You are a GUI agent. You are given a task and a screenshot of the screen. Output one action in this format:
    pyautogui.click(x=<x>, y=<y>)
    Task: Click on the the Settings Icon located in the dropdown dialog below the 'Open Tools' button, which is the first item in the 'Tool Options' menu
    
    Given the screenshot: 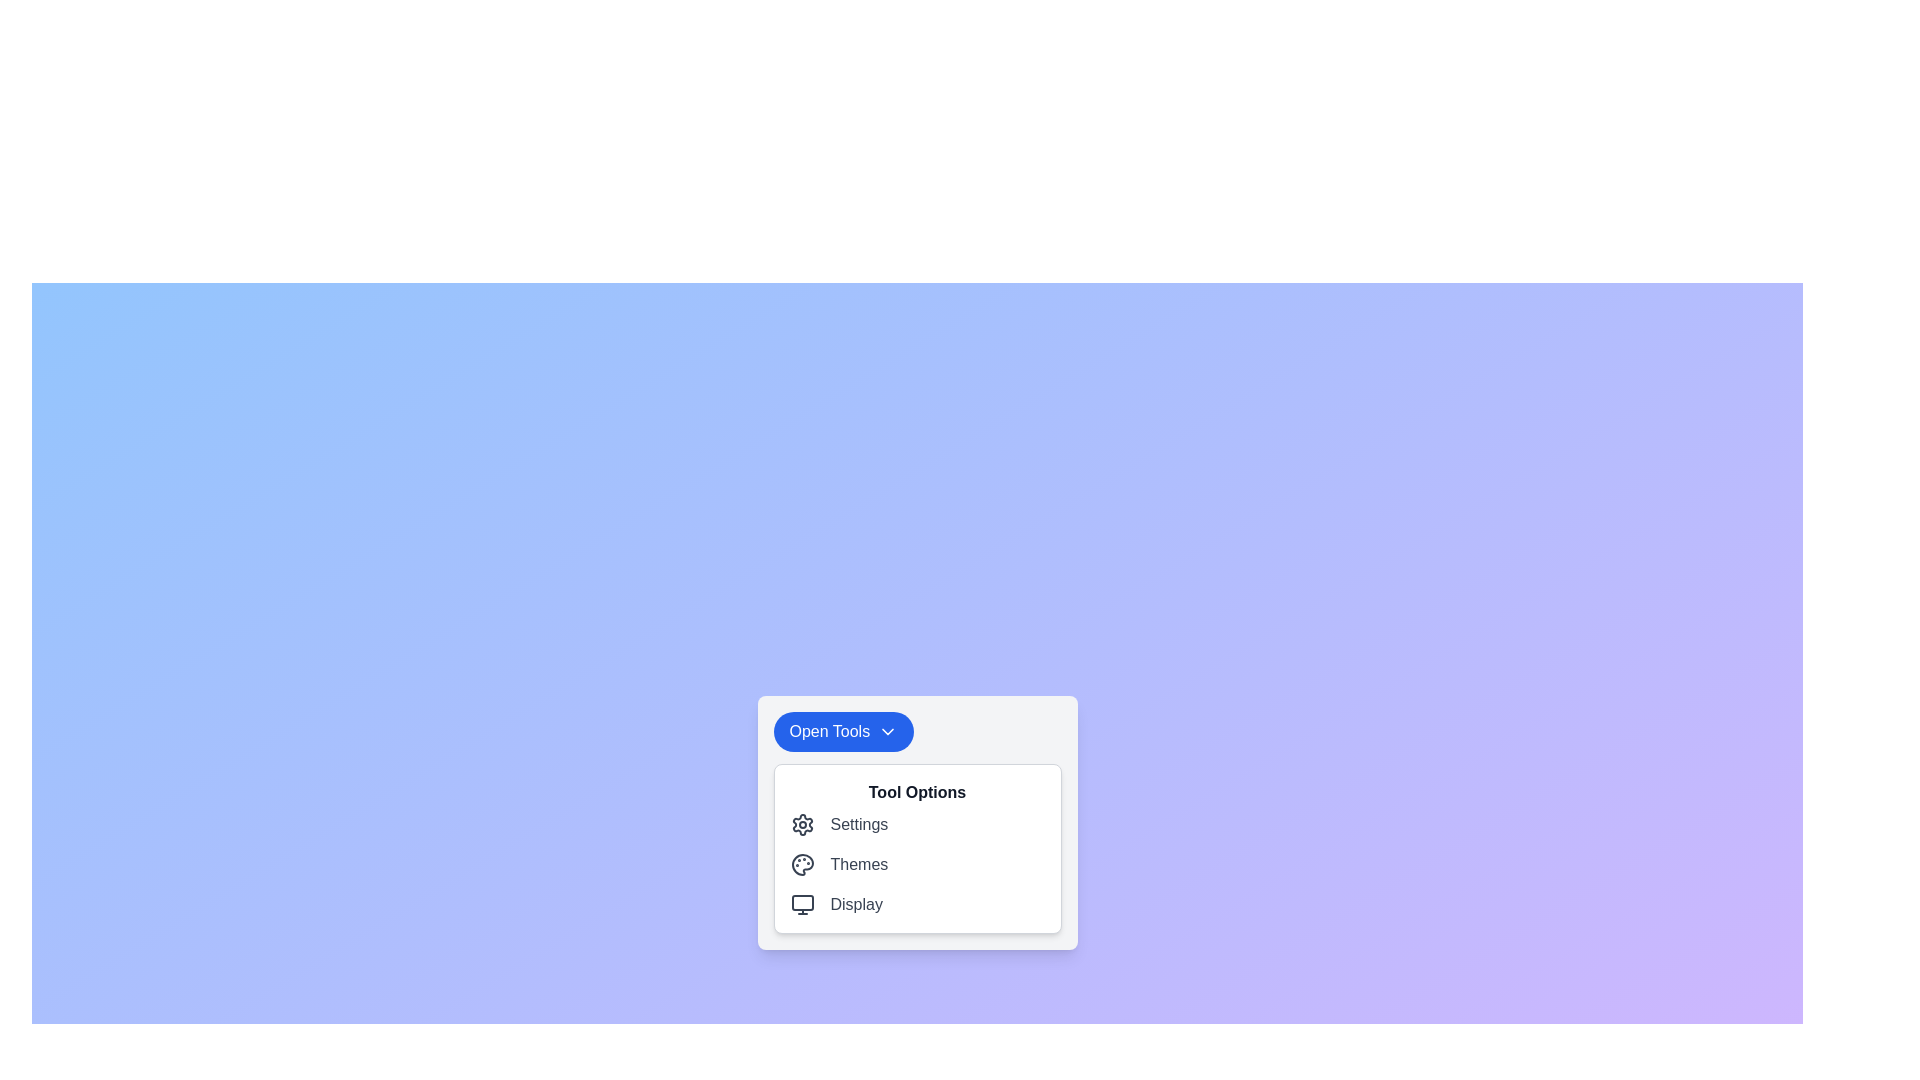 What is the action you would take?
    pyautogui.click(x=802, y=825)
    